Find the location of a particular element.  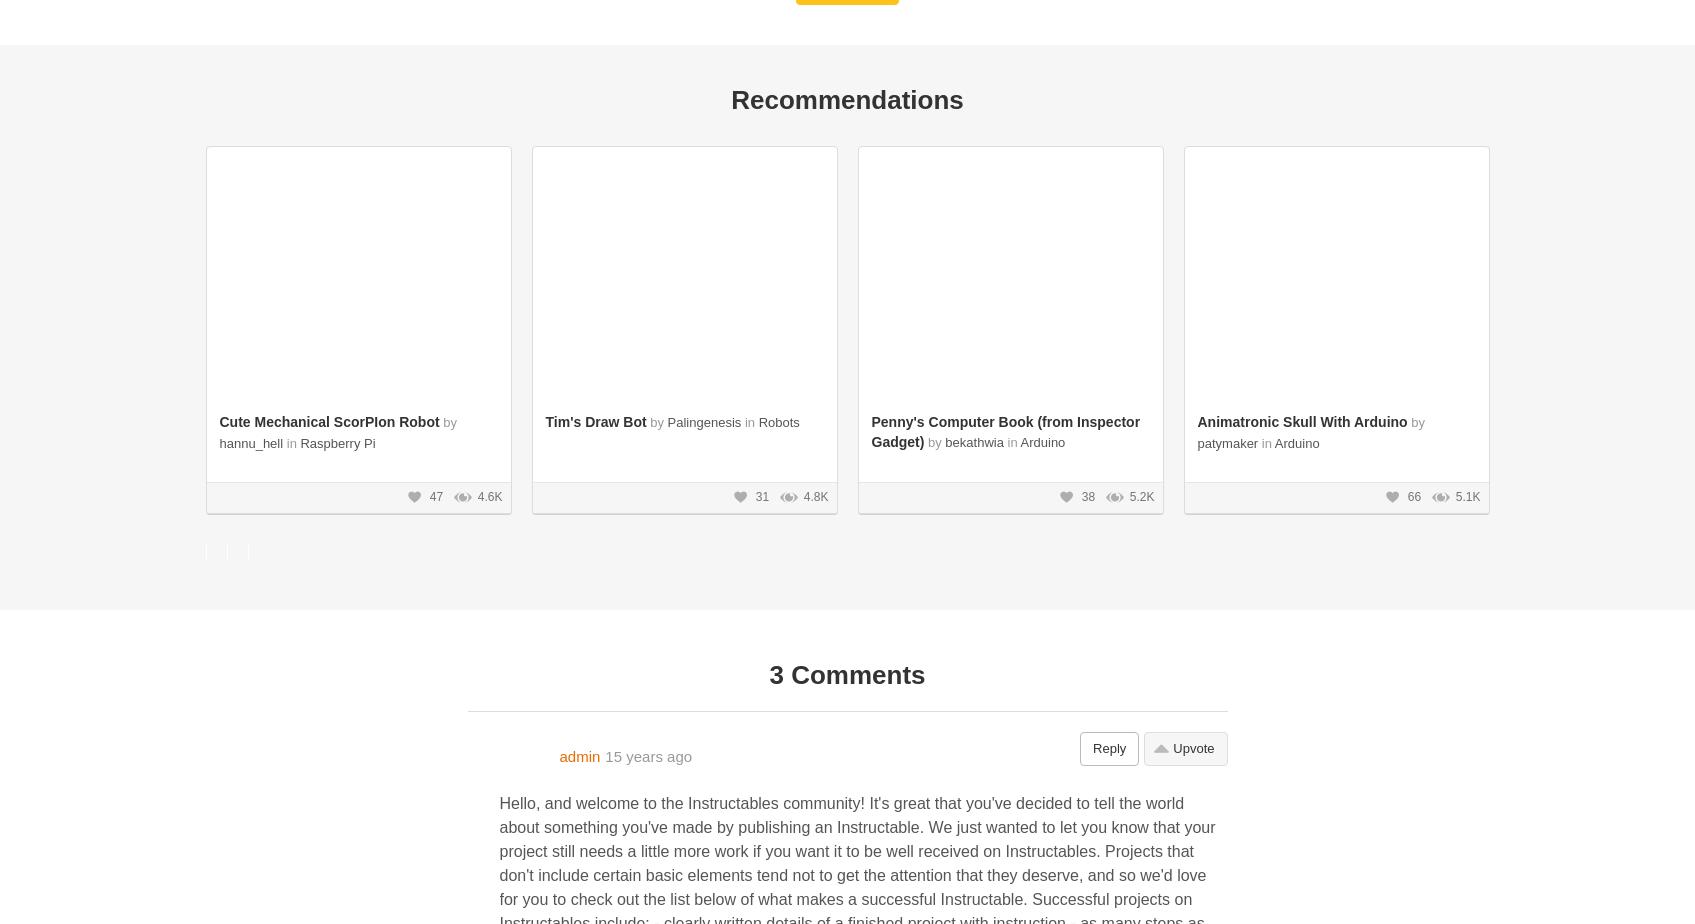

'31' is located at coordinates (761, 496).